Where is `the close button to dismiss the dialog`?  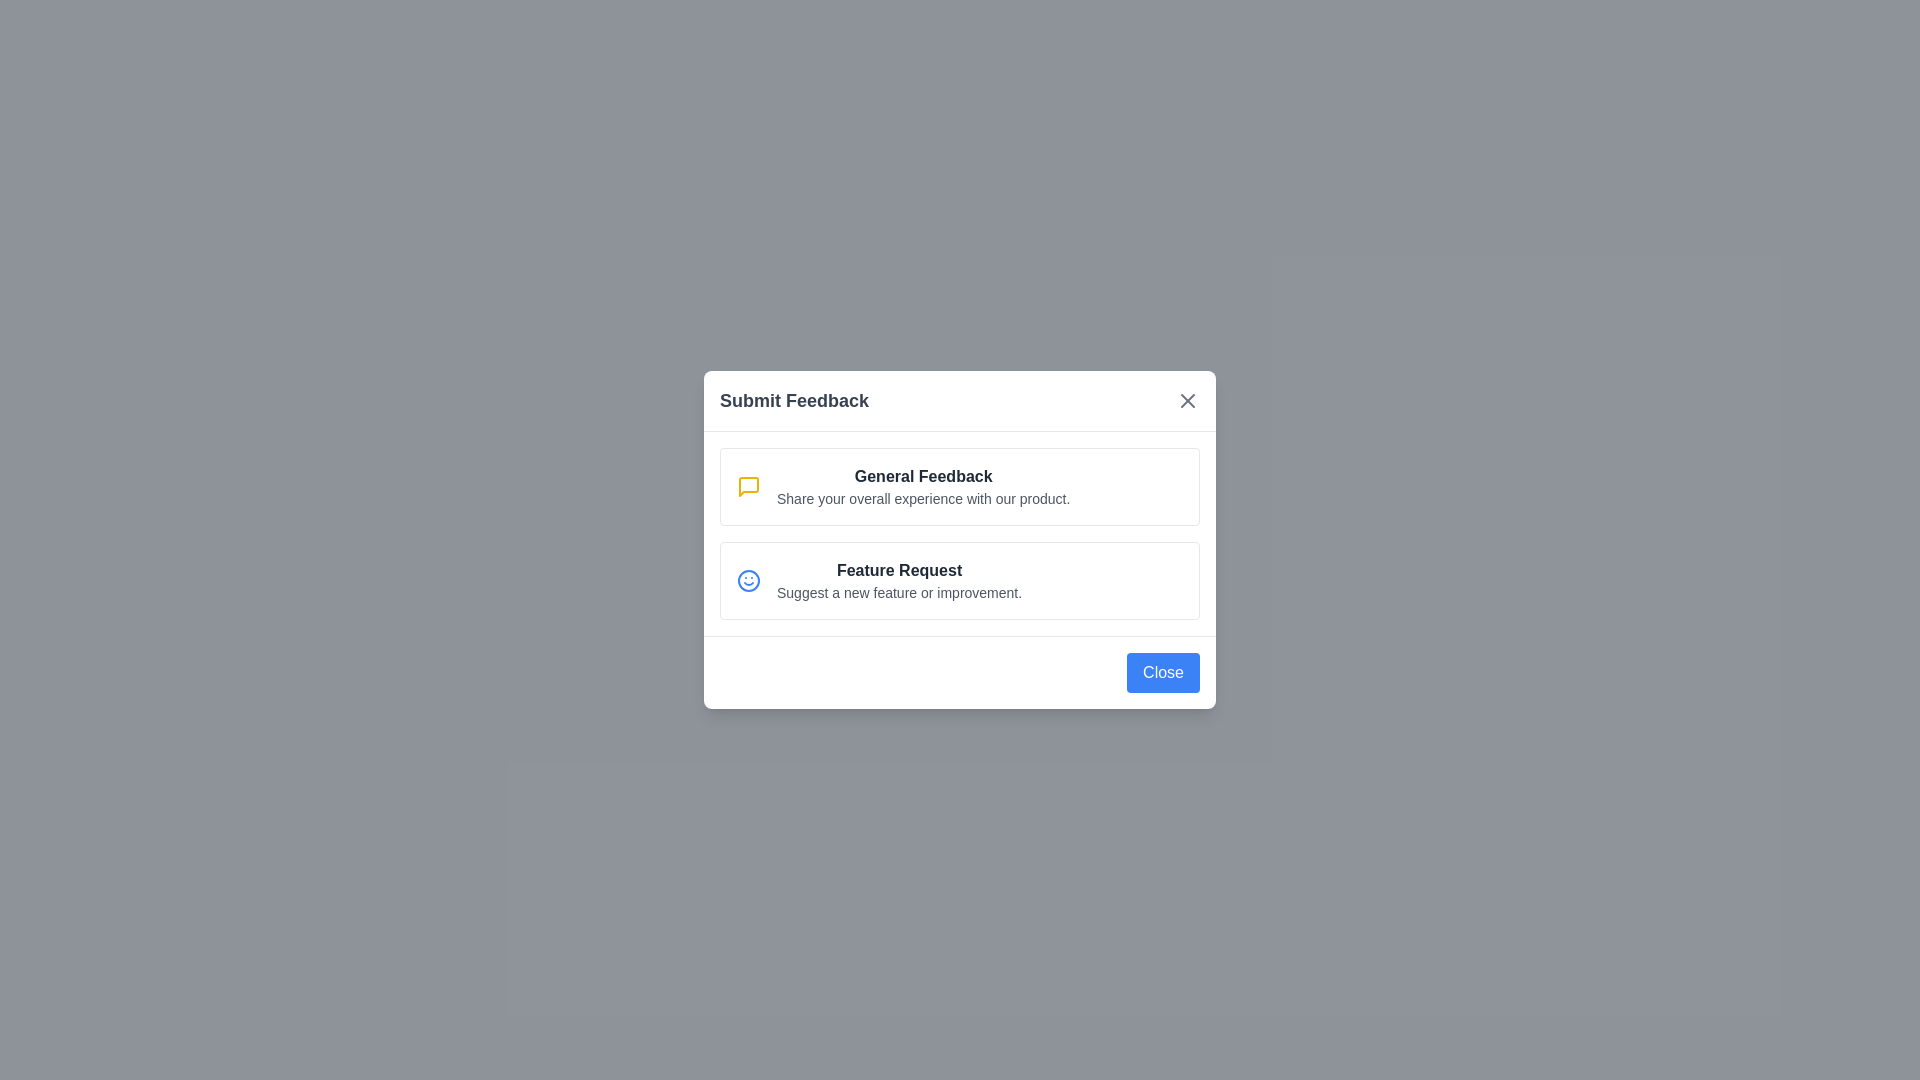 the close button to dismiss the dialog is located at coordinates (1188, 401).